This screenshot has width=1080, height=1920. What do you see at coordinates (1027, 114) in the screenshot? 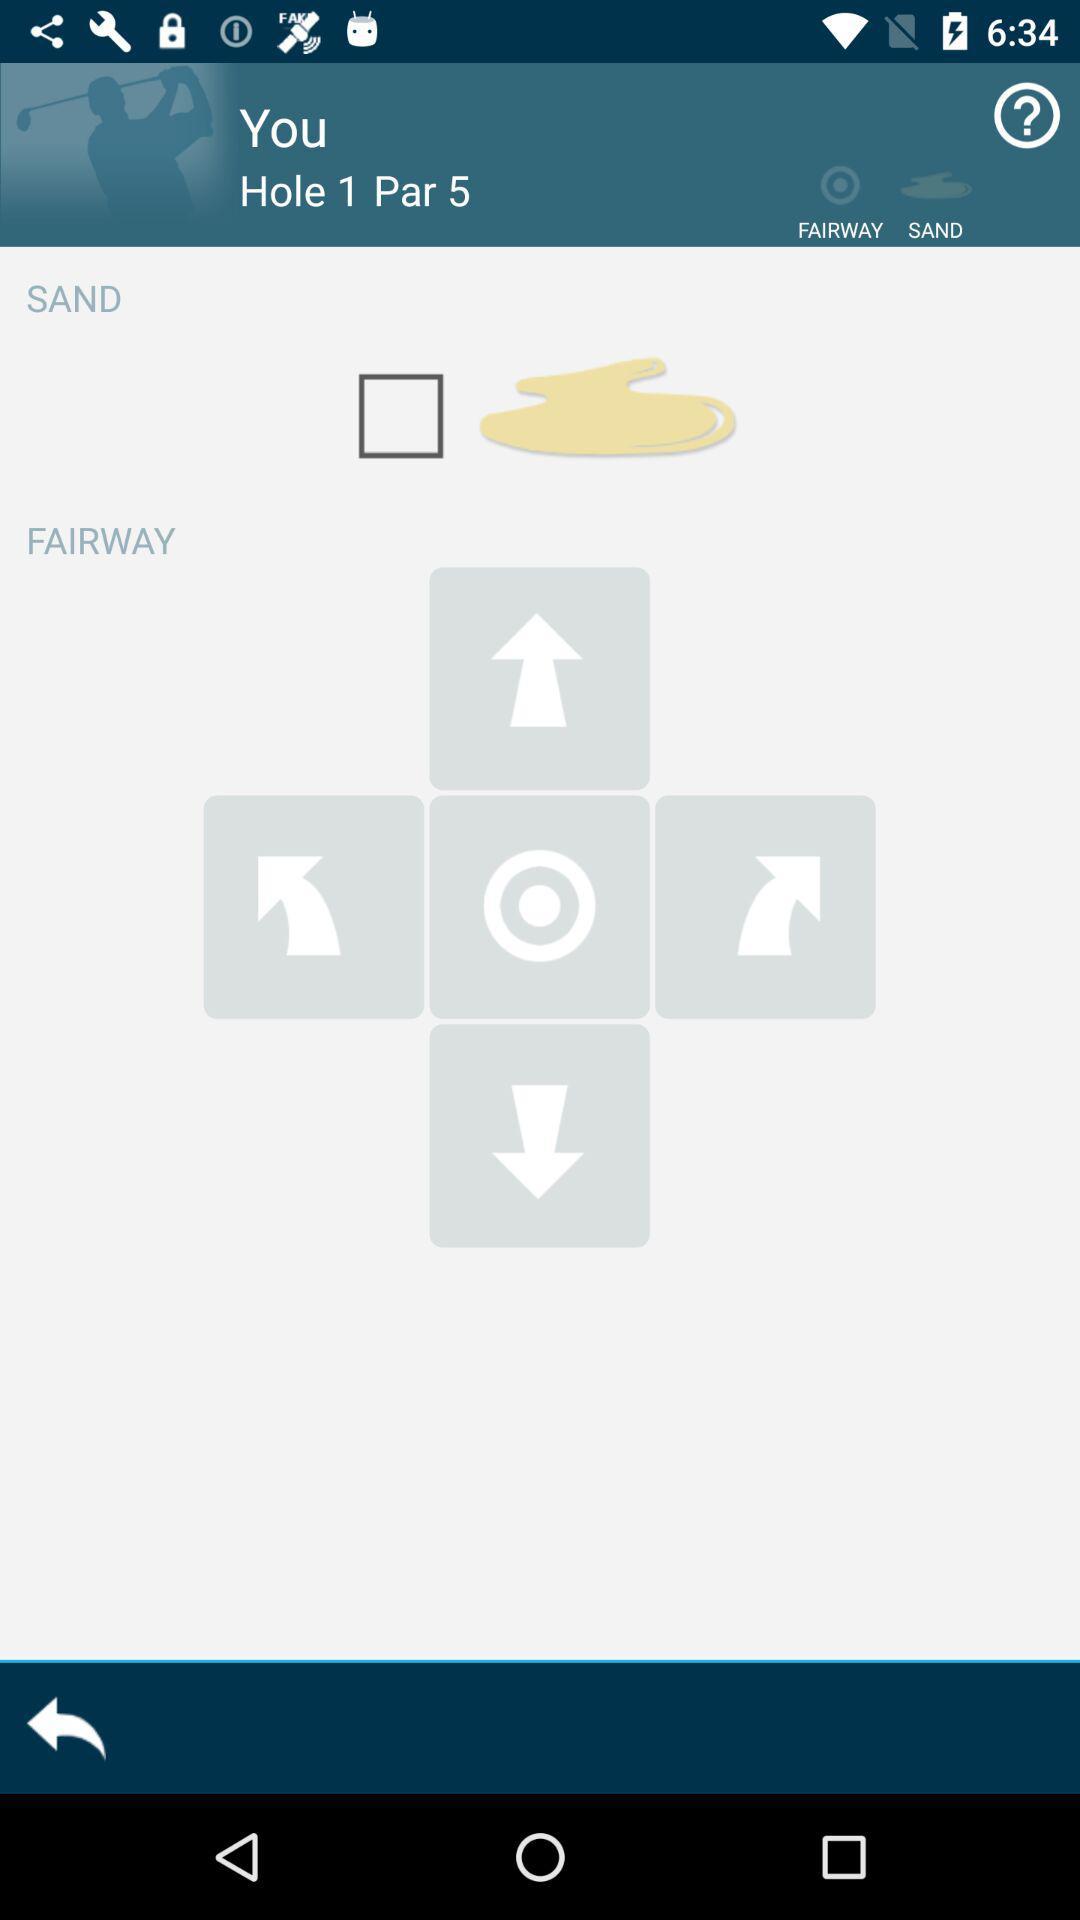
I see `open how to` at bounding box center [1027, 114].